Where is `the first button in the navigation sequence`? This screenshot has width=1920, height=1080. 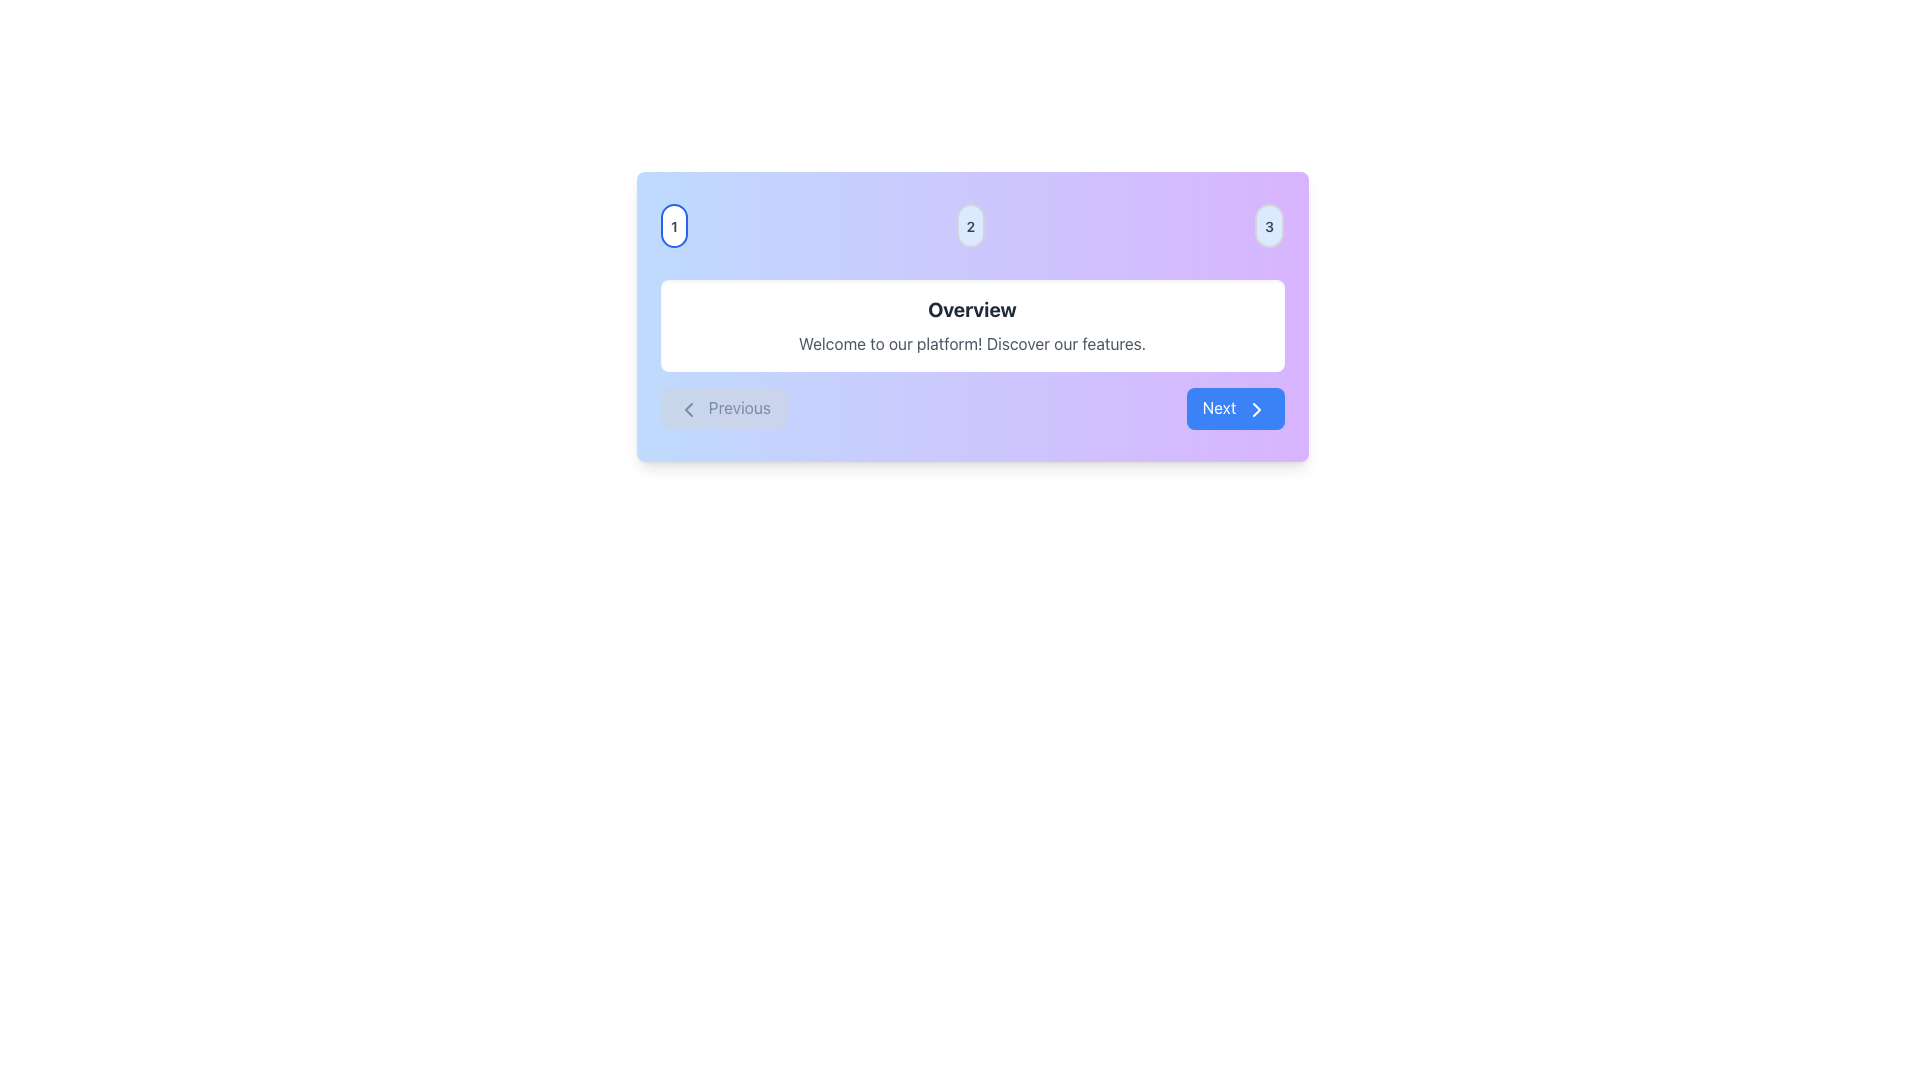
the first button in the navigation sequence is located at coordinates (673, 225).